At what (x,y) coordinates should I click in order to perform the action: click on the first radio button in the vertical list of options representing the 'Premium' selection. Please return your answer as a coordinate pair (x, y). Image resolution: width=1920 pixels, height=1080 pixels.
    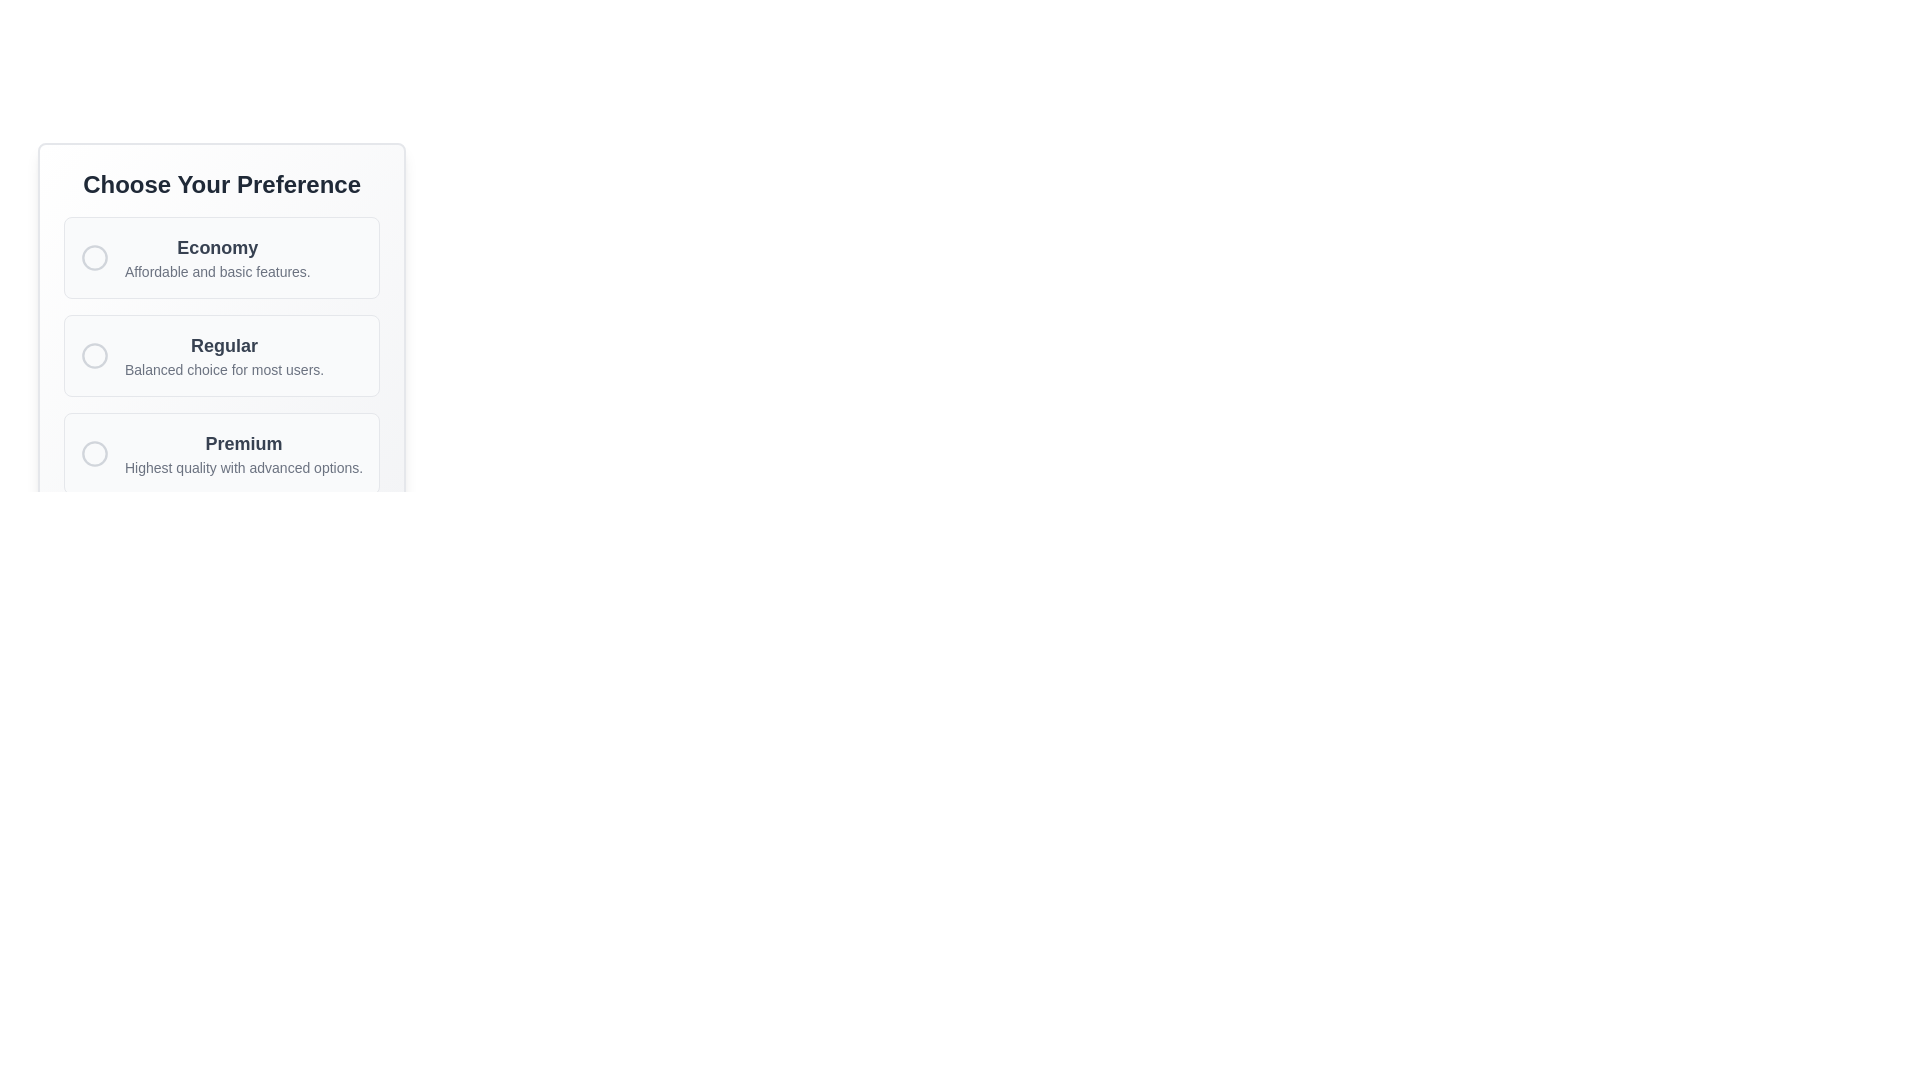
    Looking at the image, I should click on (94, 454).